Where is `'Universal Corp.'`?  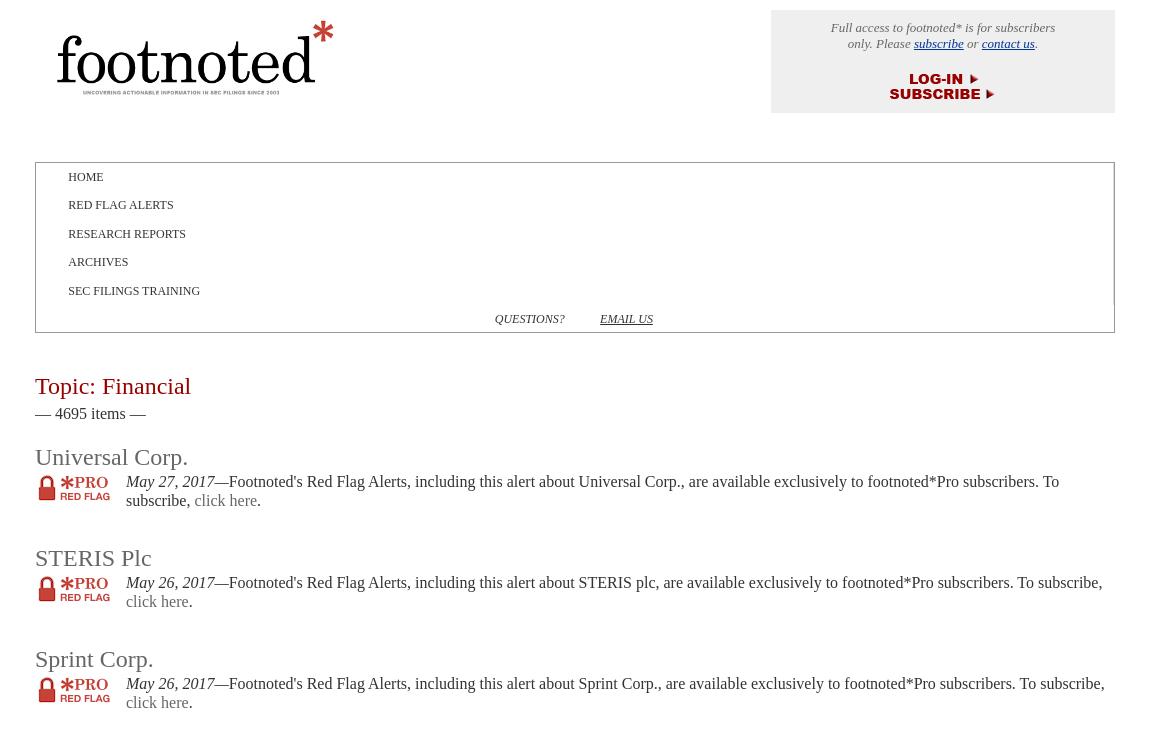
'Universal Corp.' is located at coordinates (110, 454).